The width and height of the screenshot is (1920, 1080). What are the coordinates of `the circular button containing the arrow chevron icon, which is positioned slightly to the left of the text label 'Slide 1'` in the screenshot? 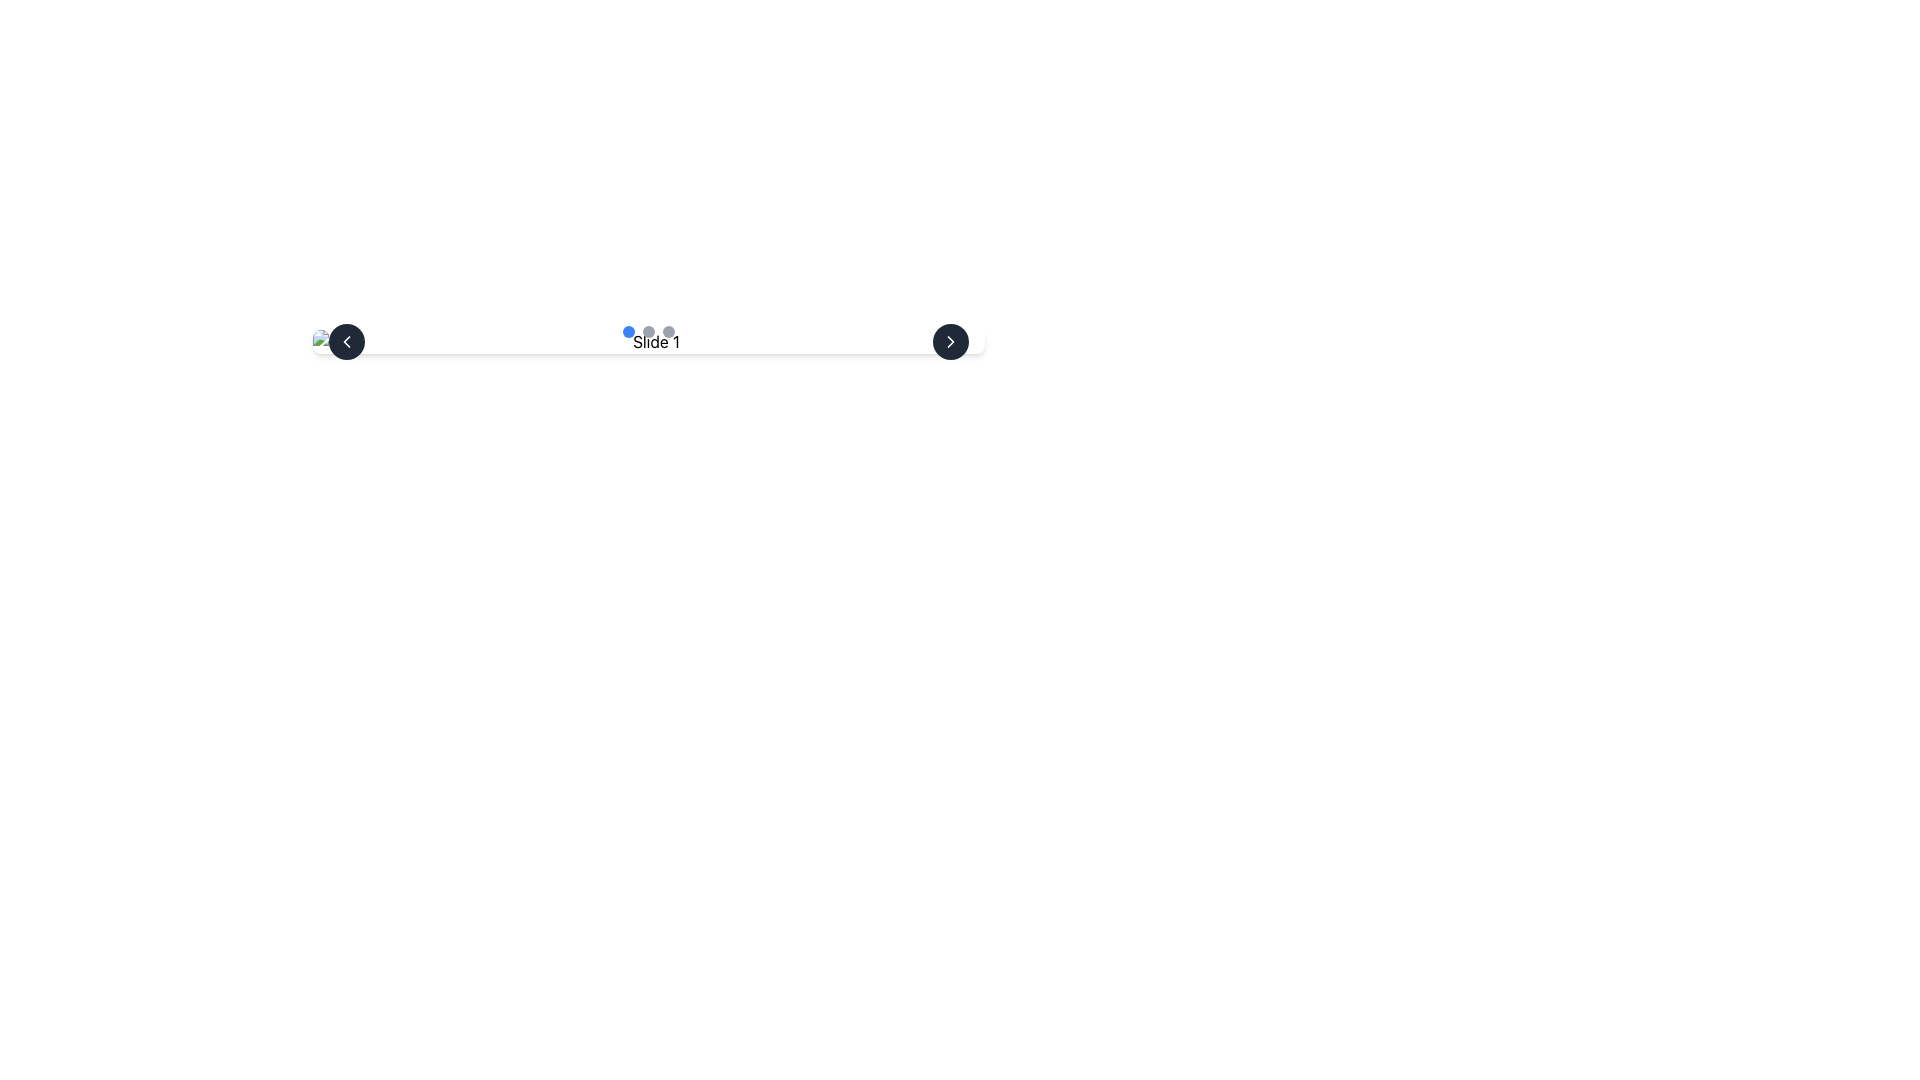 It's located at (346, 341).